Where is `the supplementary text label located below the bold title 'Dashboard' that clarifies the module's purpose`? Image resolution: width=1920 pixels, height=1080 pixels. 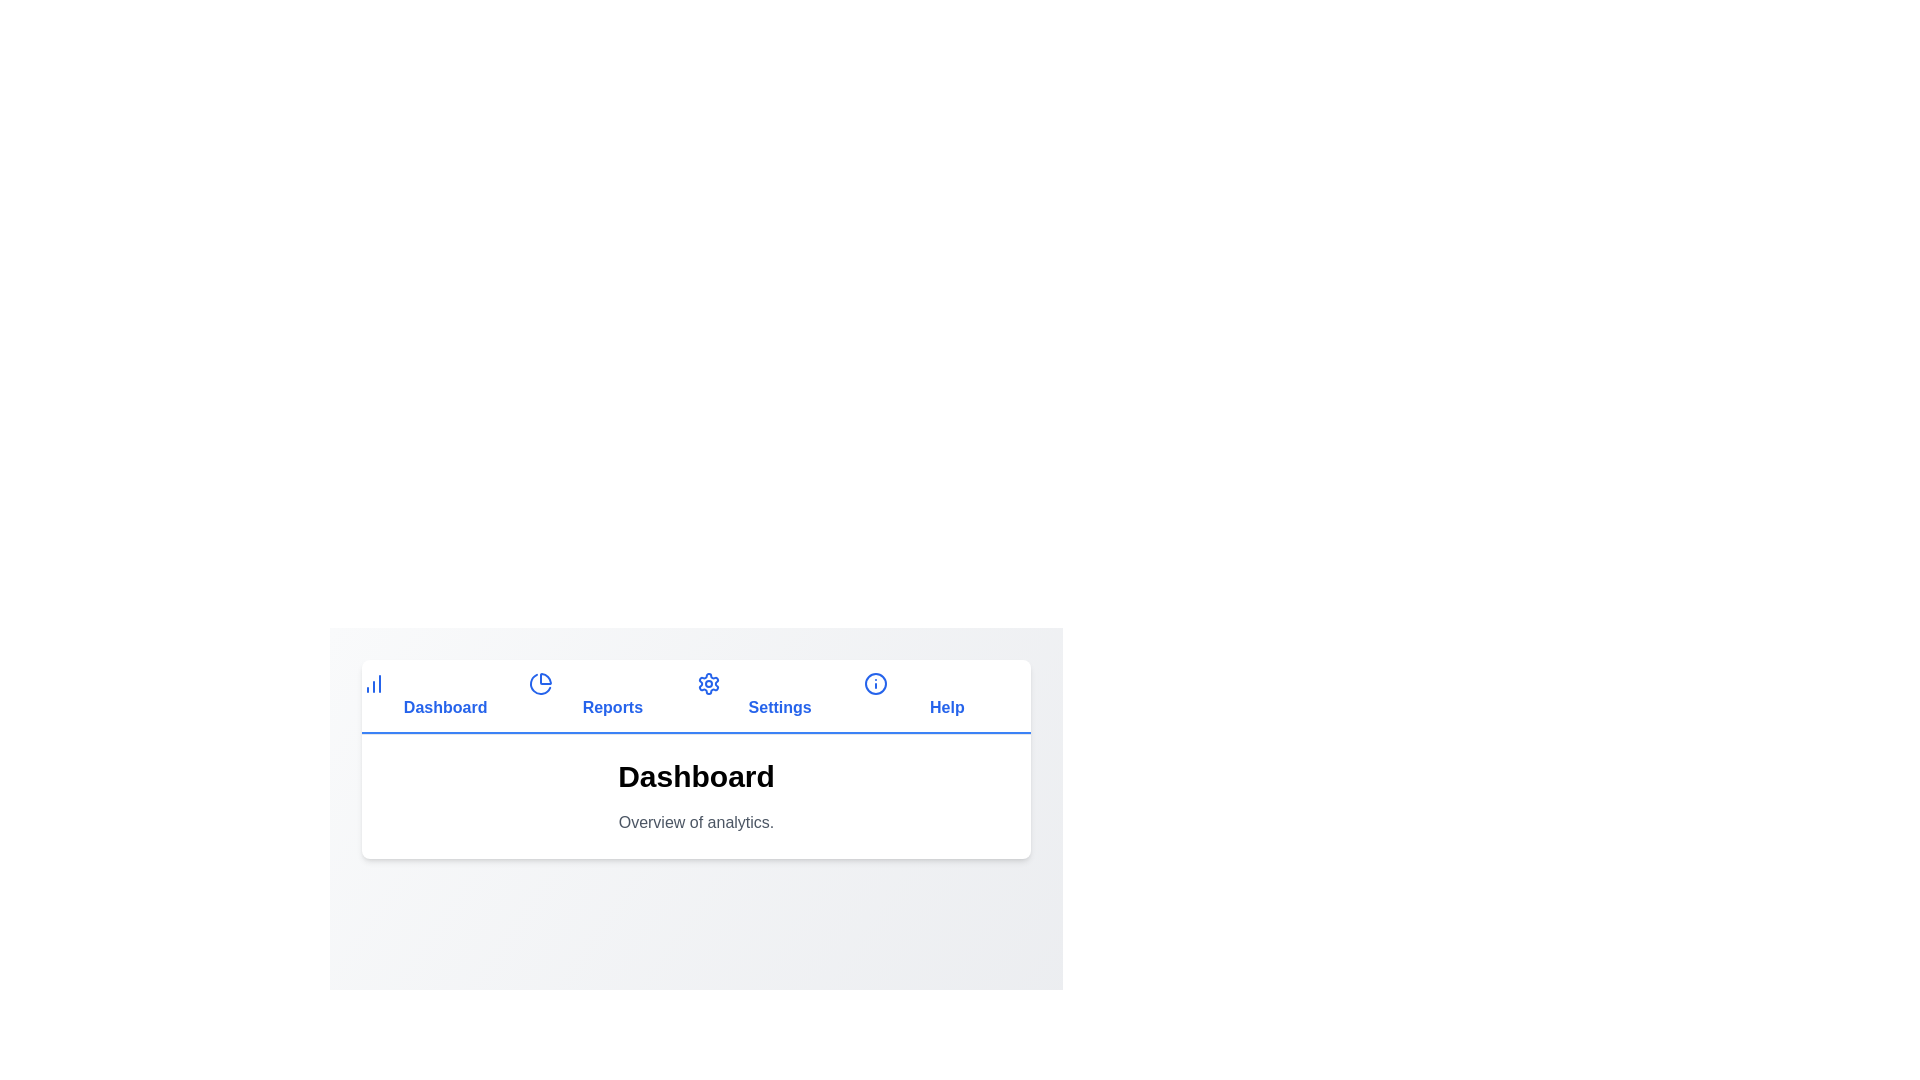
the supplementary text label located below the bold title 'Dashboard' that clarifies the module's purpose is located at coordinates (696, 822).